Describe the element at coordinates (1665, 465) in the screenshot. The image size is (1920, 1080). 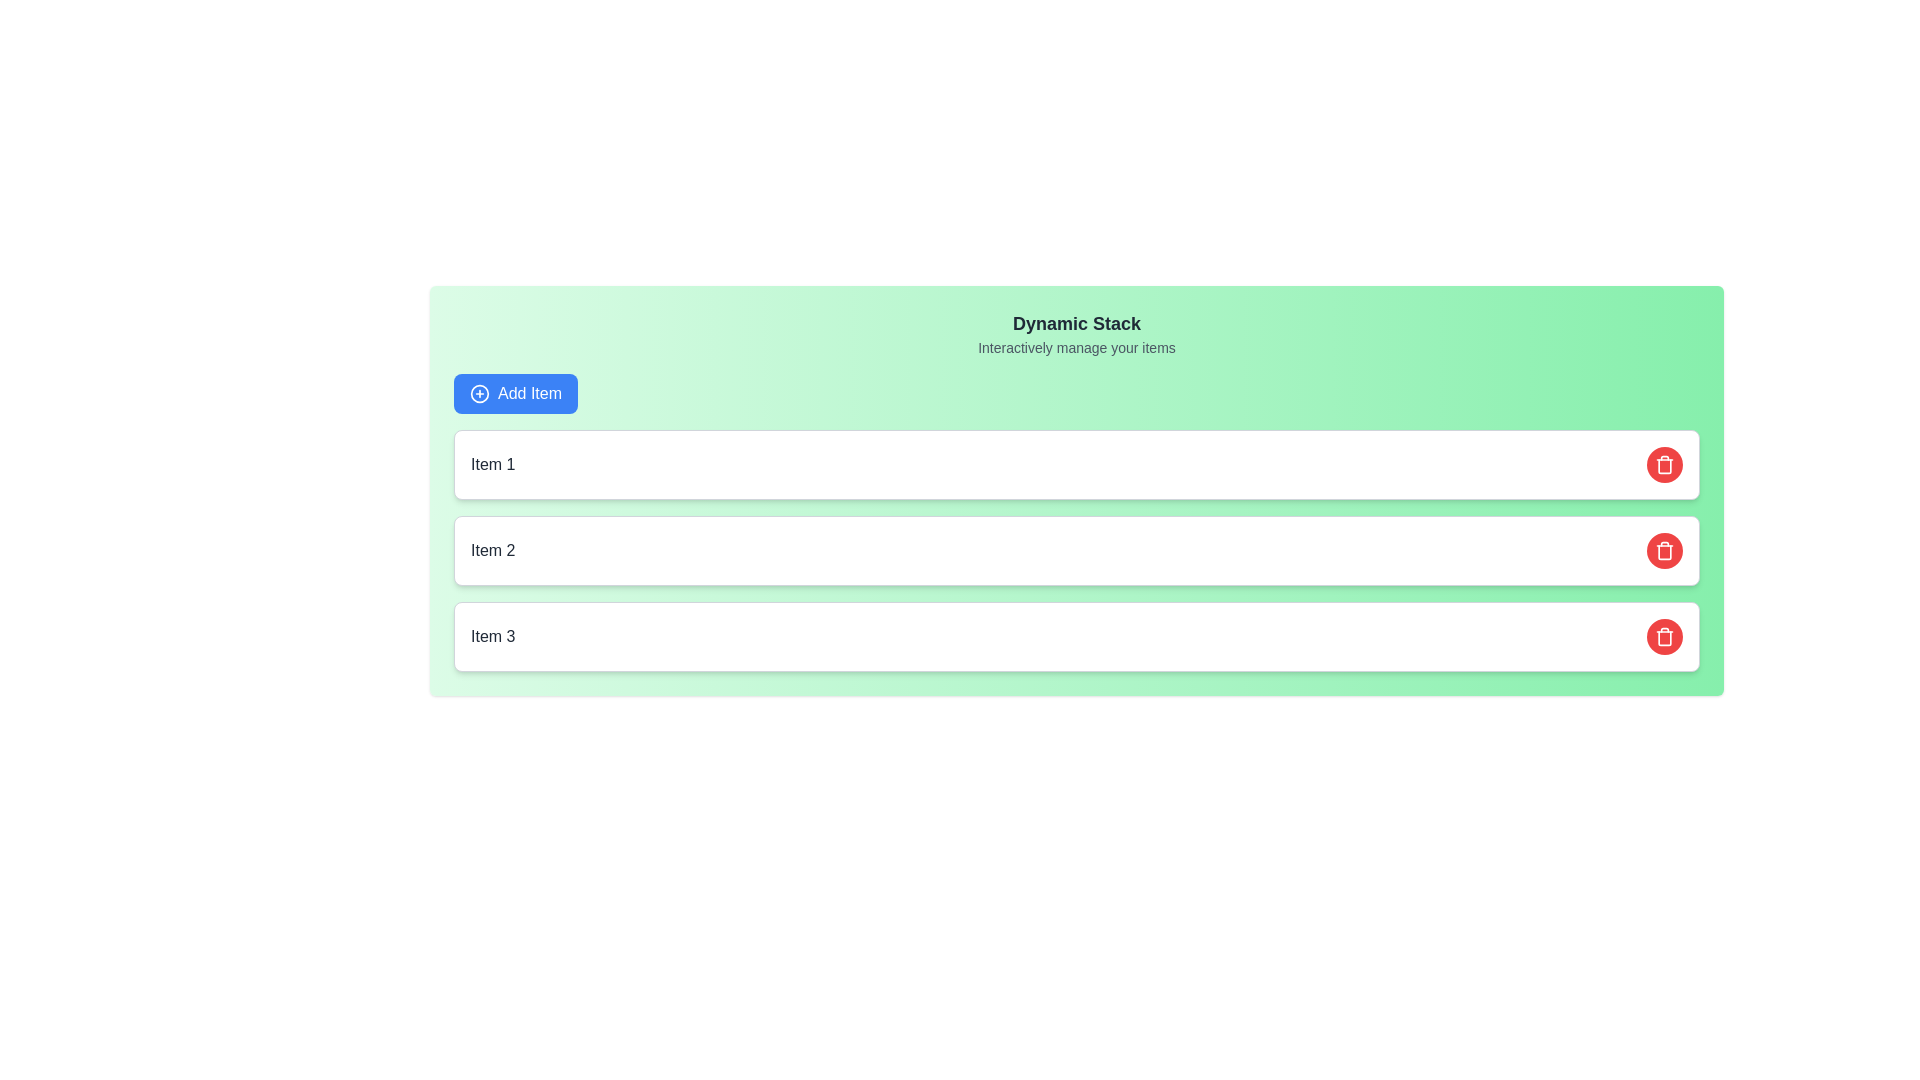
I see `the trash icon button located at the extreme right of the second item in the list` at that location.